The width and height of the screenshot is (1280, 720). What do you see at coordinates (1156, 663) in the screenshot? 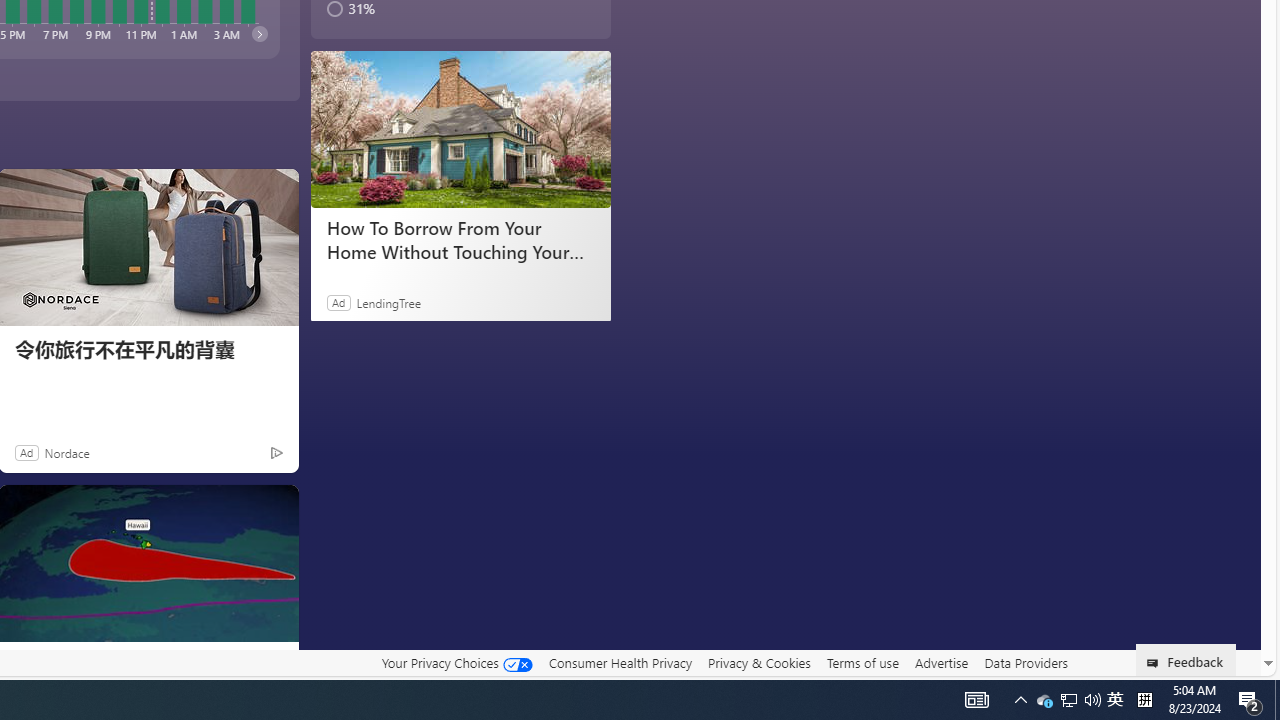
I see `'Class: feedback_link_icon-DS-EntryPoint1-1'` at bounding box center [1156, 663].